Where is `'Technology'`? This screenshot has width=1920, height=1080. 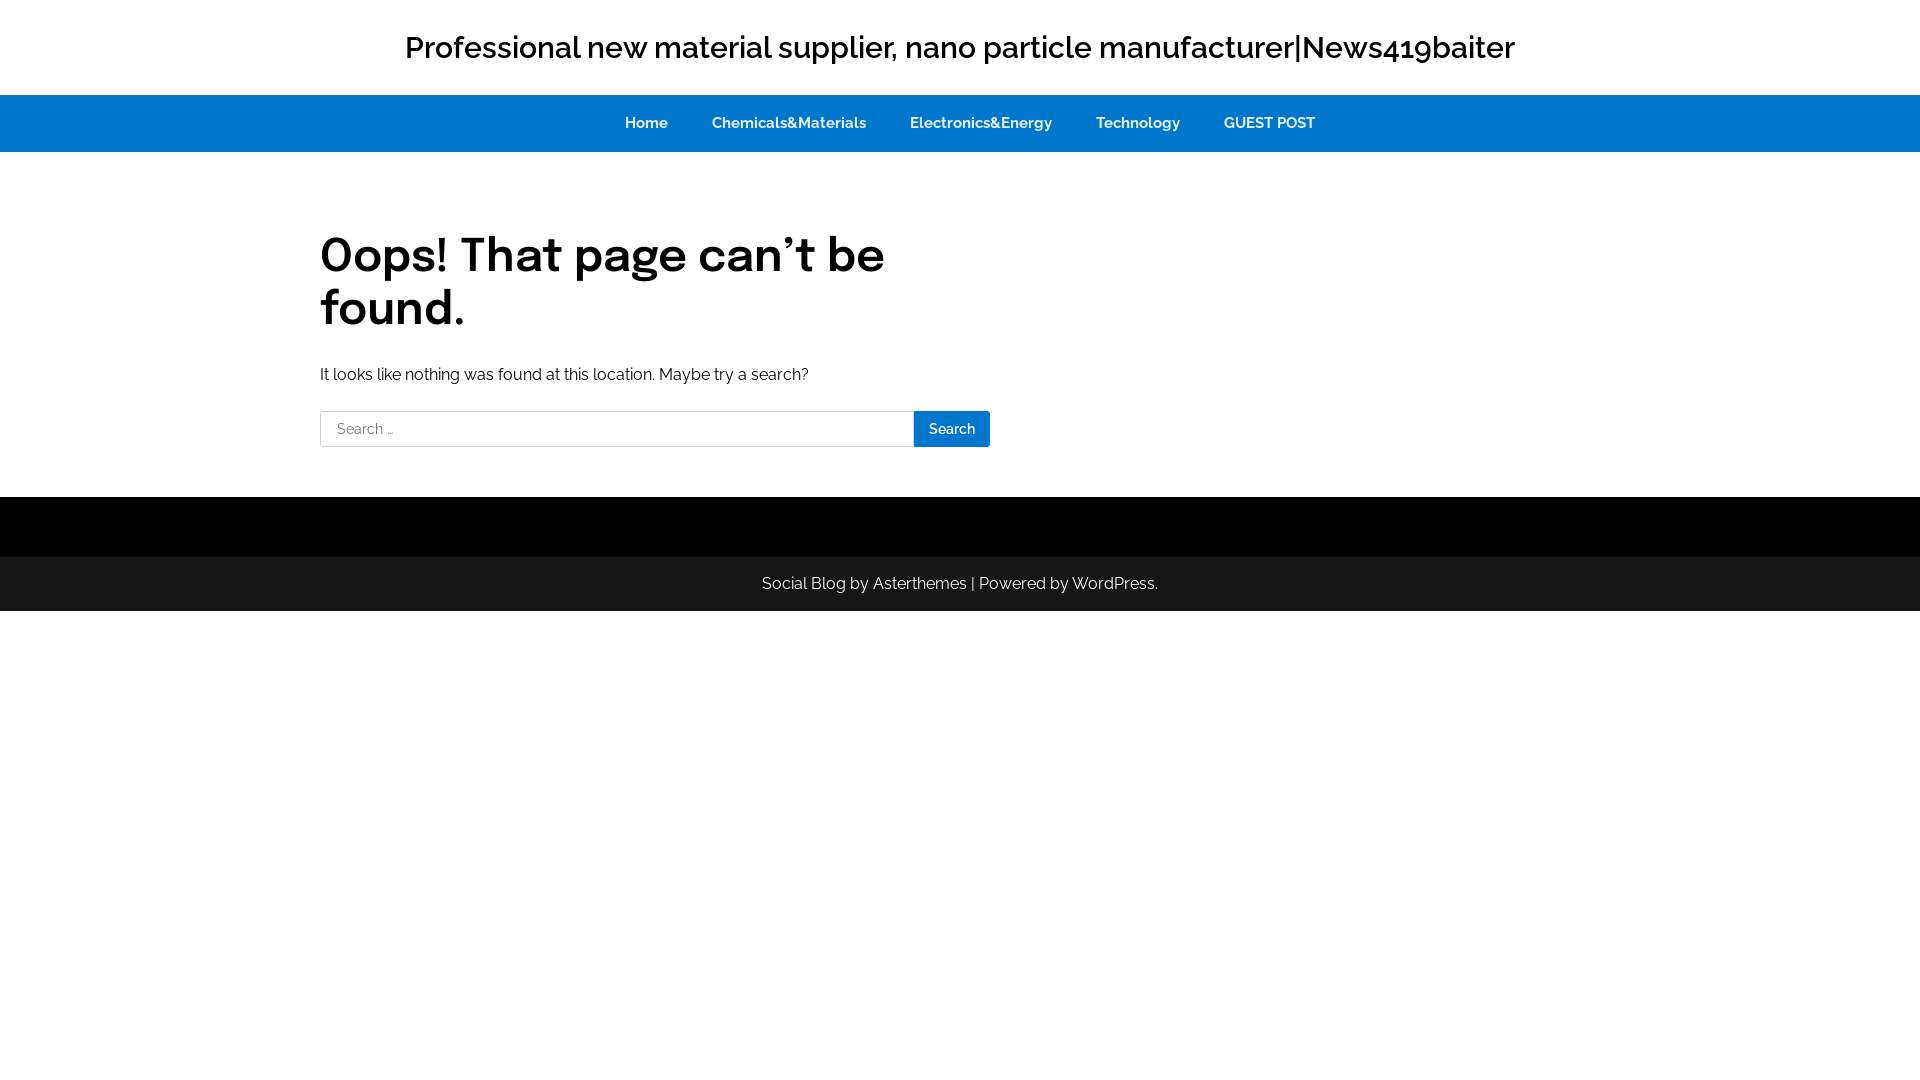
'Technology' is located at coordinates (1137, 123).